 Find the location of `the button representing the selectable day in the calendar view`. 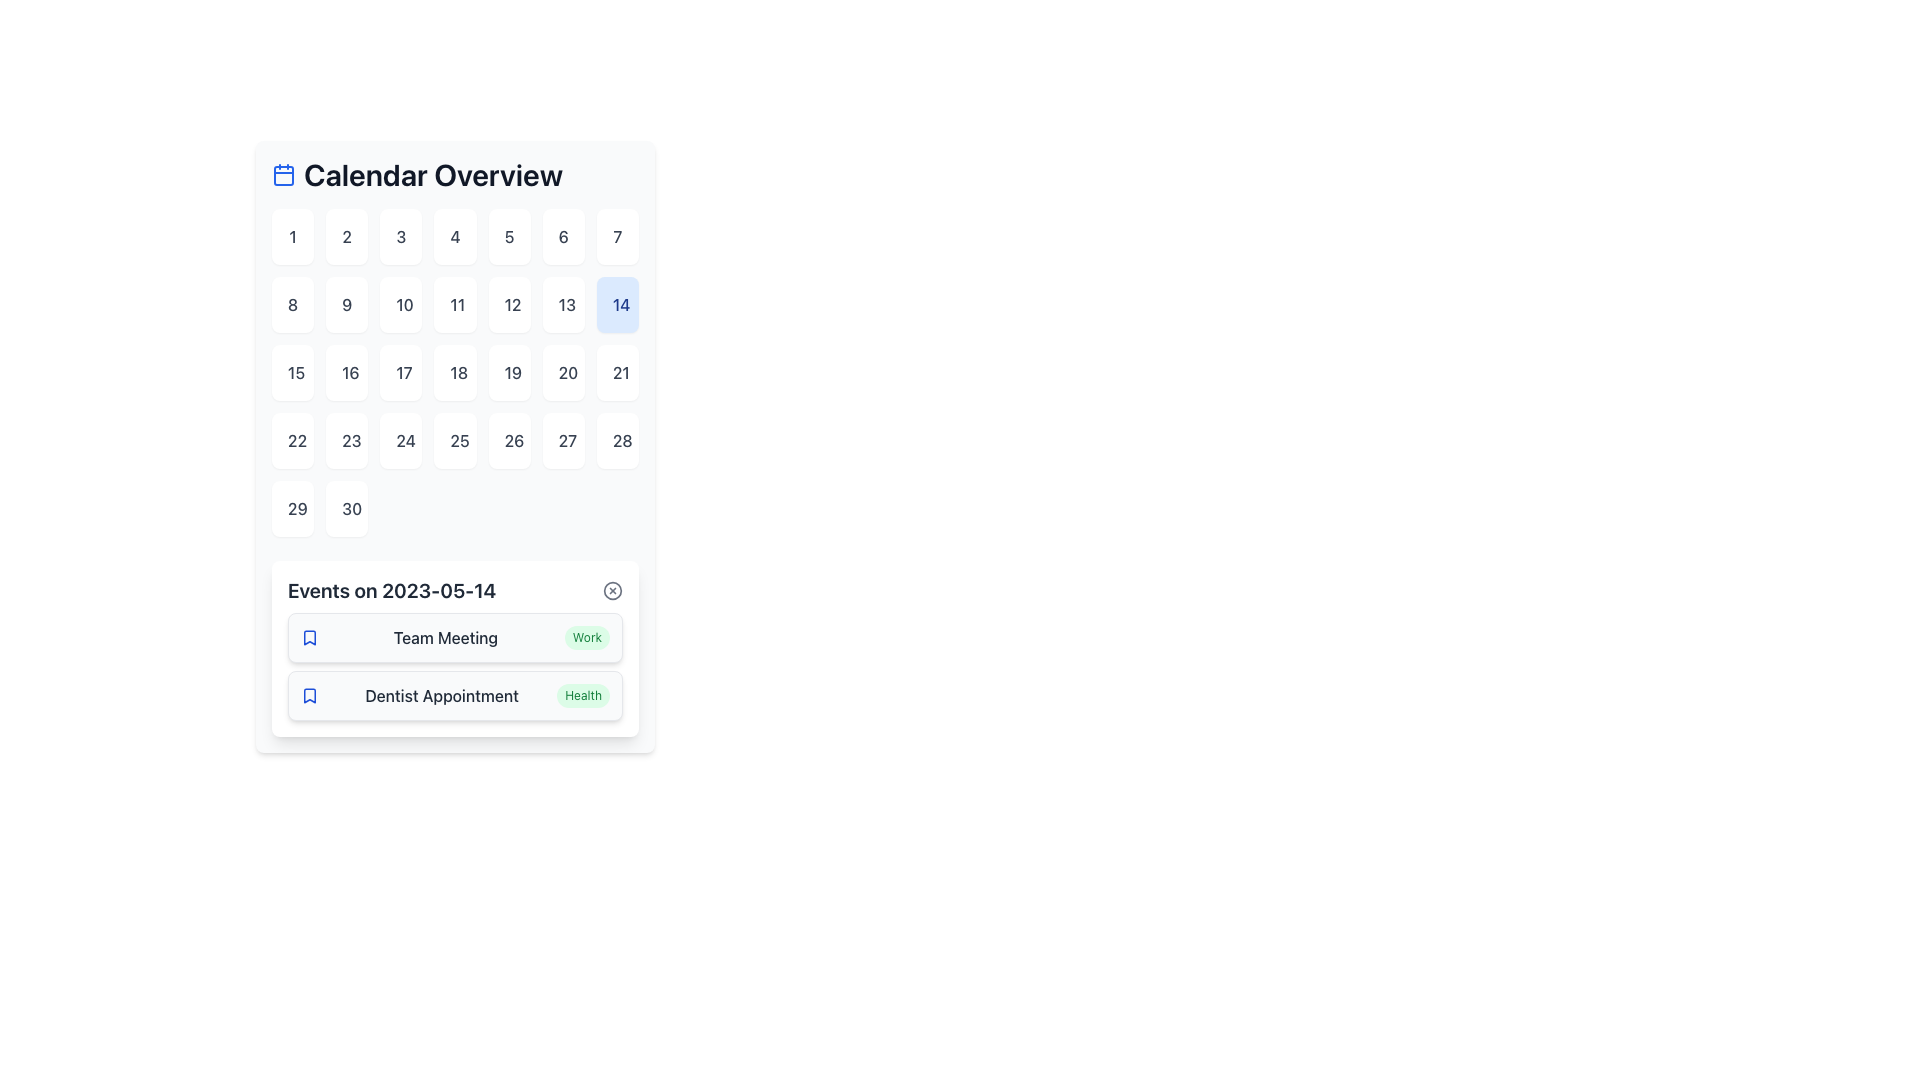

the button representing the selectable day in the calendar view is located at coordinates (347, 304).